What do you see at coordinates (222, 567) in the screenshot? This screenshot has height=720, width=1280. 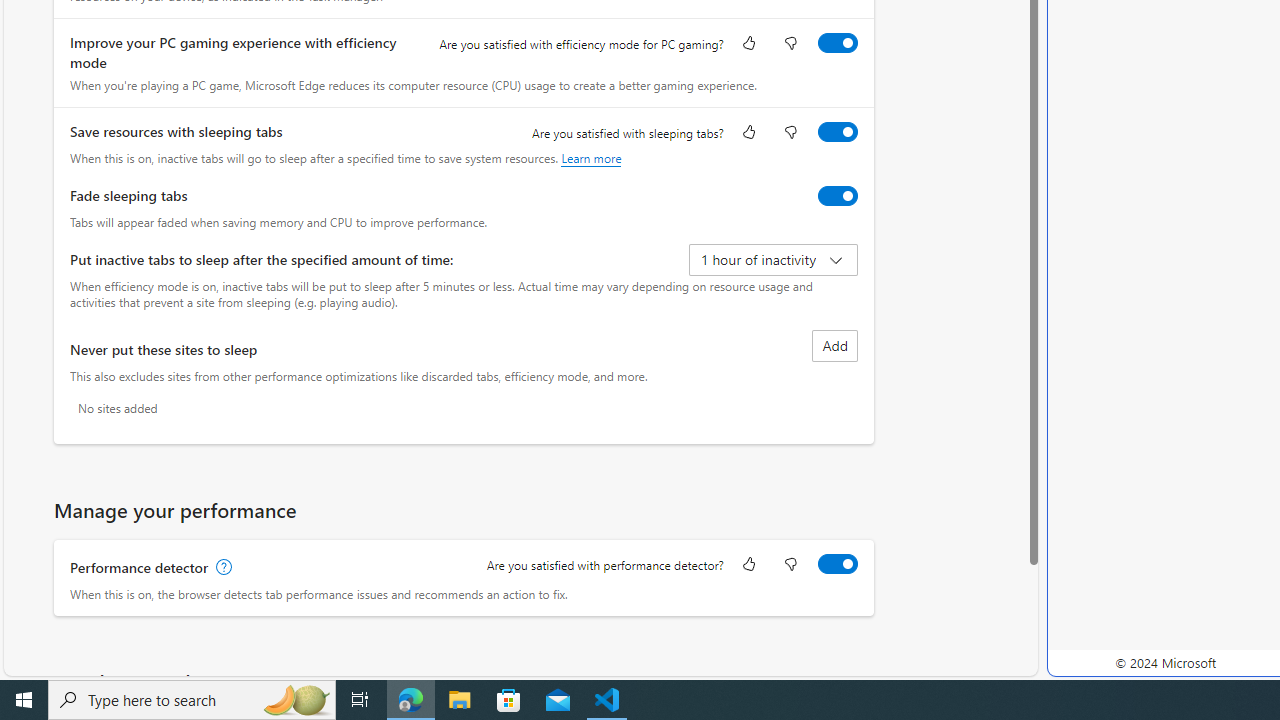 I see `'Performance detector, learn more'` at bounding box center [222, 567].